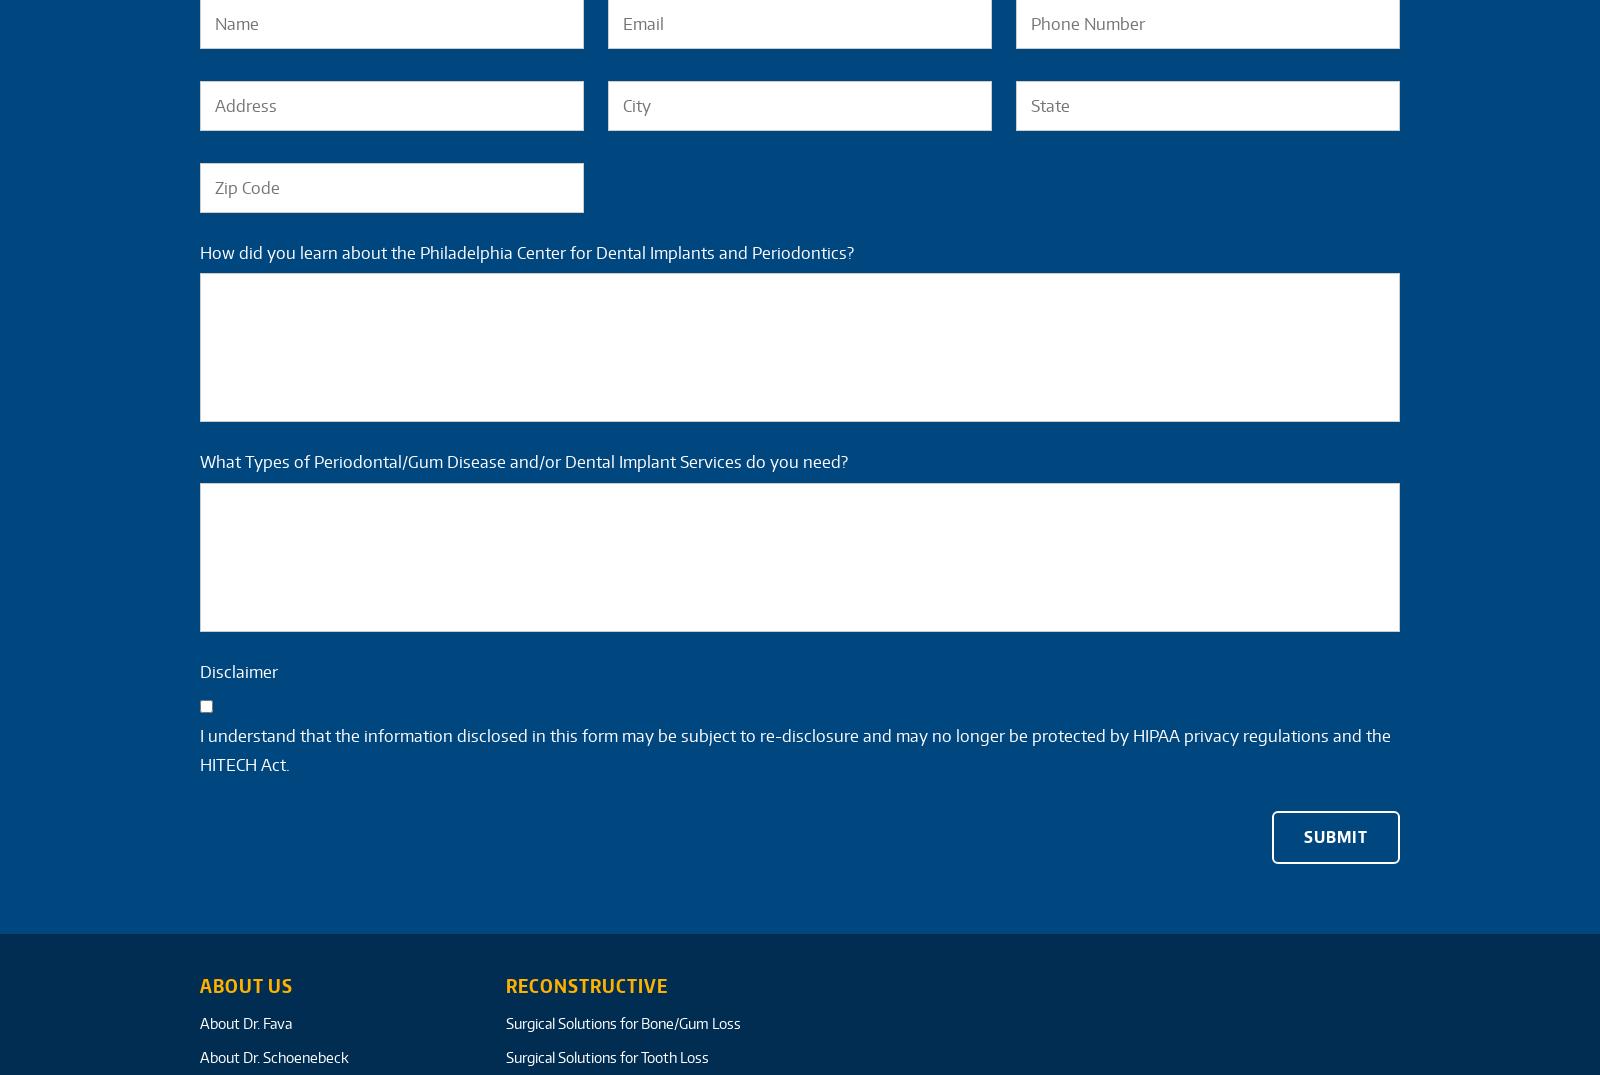 This screenshot has width=1600, height=1075. What do you see at coordinates (584, 984) in the screenshot?
I see `'Reconstructive'` at bounding box center [584, 984].